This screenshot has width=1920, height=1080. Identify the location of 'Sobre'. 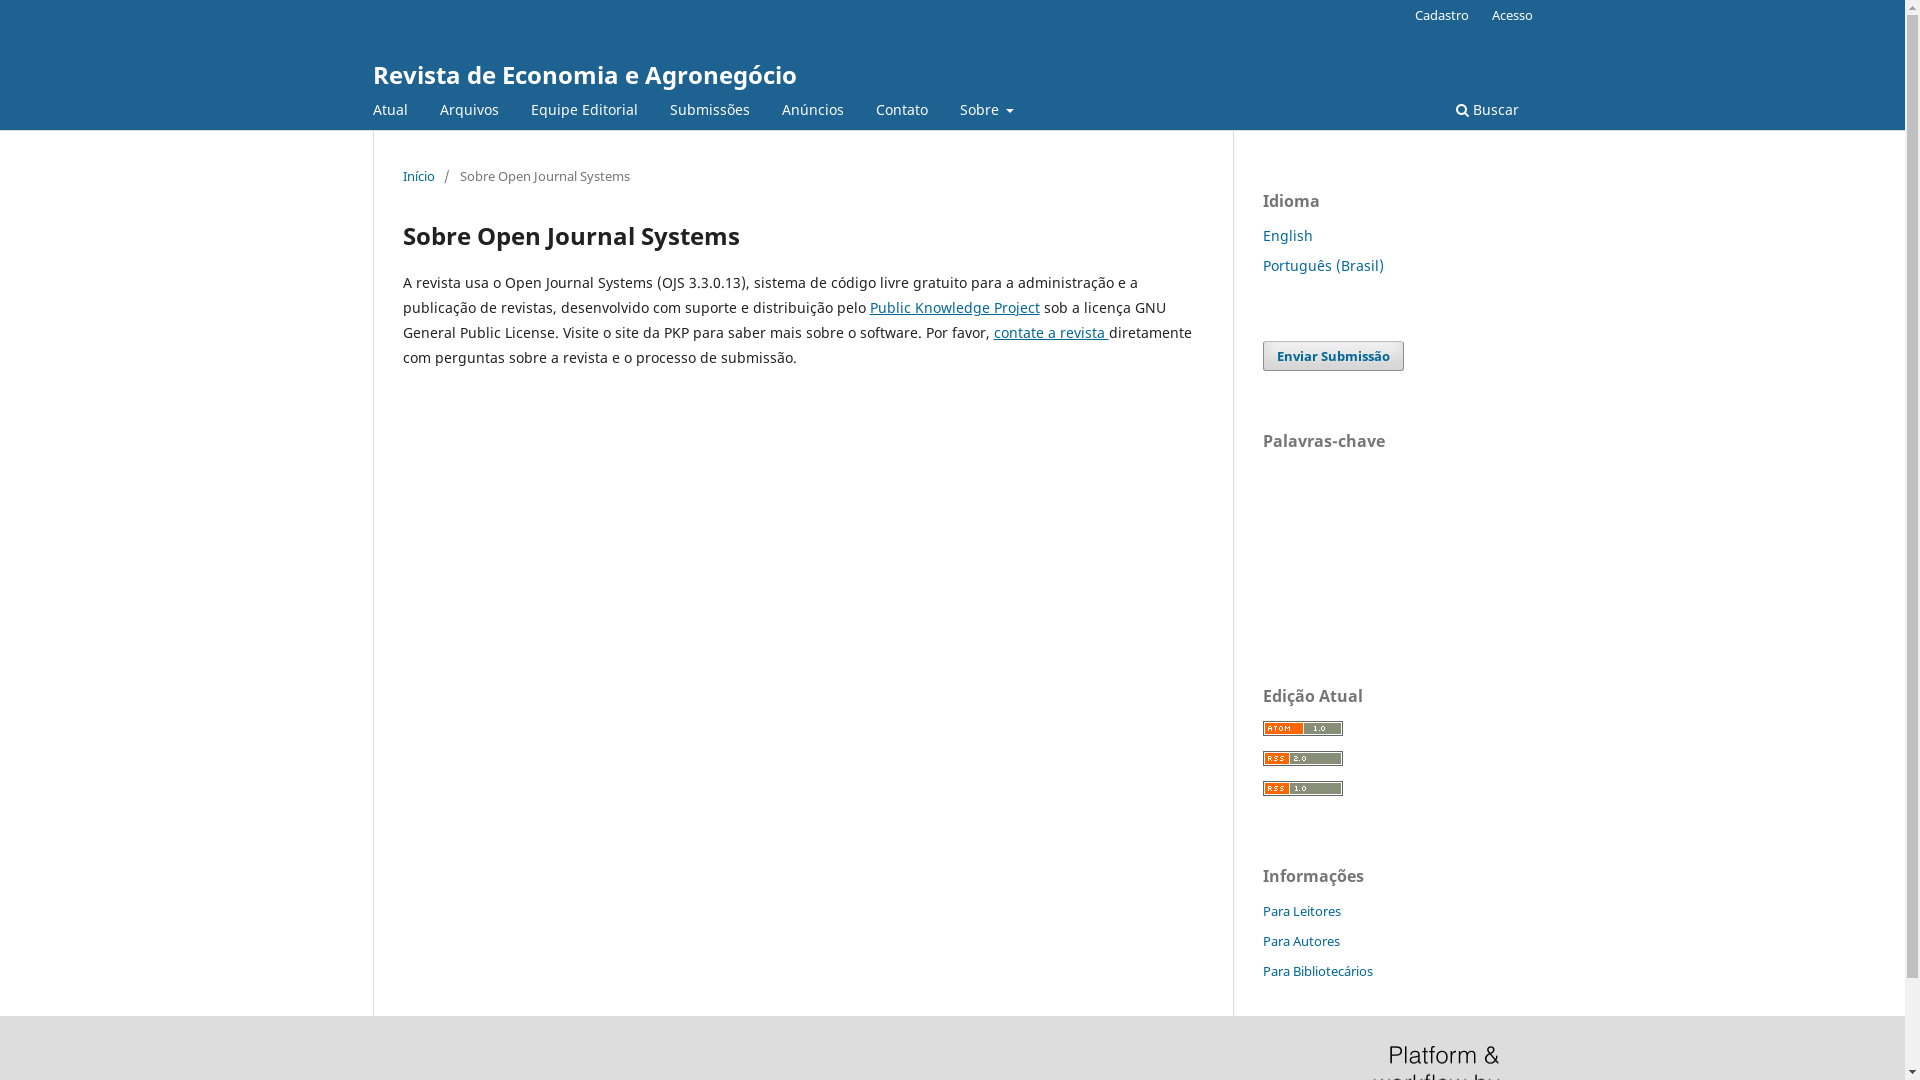
(950, 112).